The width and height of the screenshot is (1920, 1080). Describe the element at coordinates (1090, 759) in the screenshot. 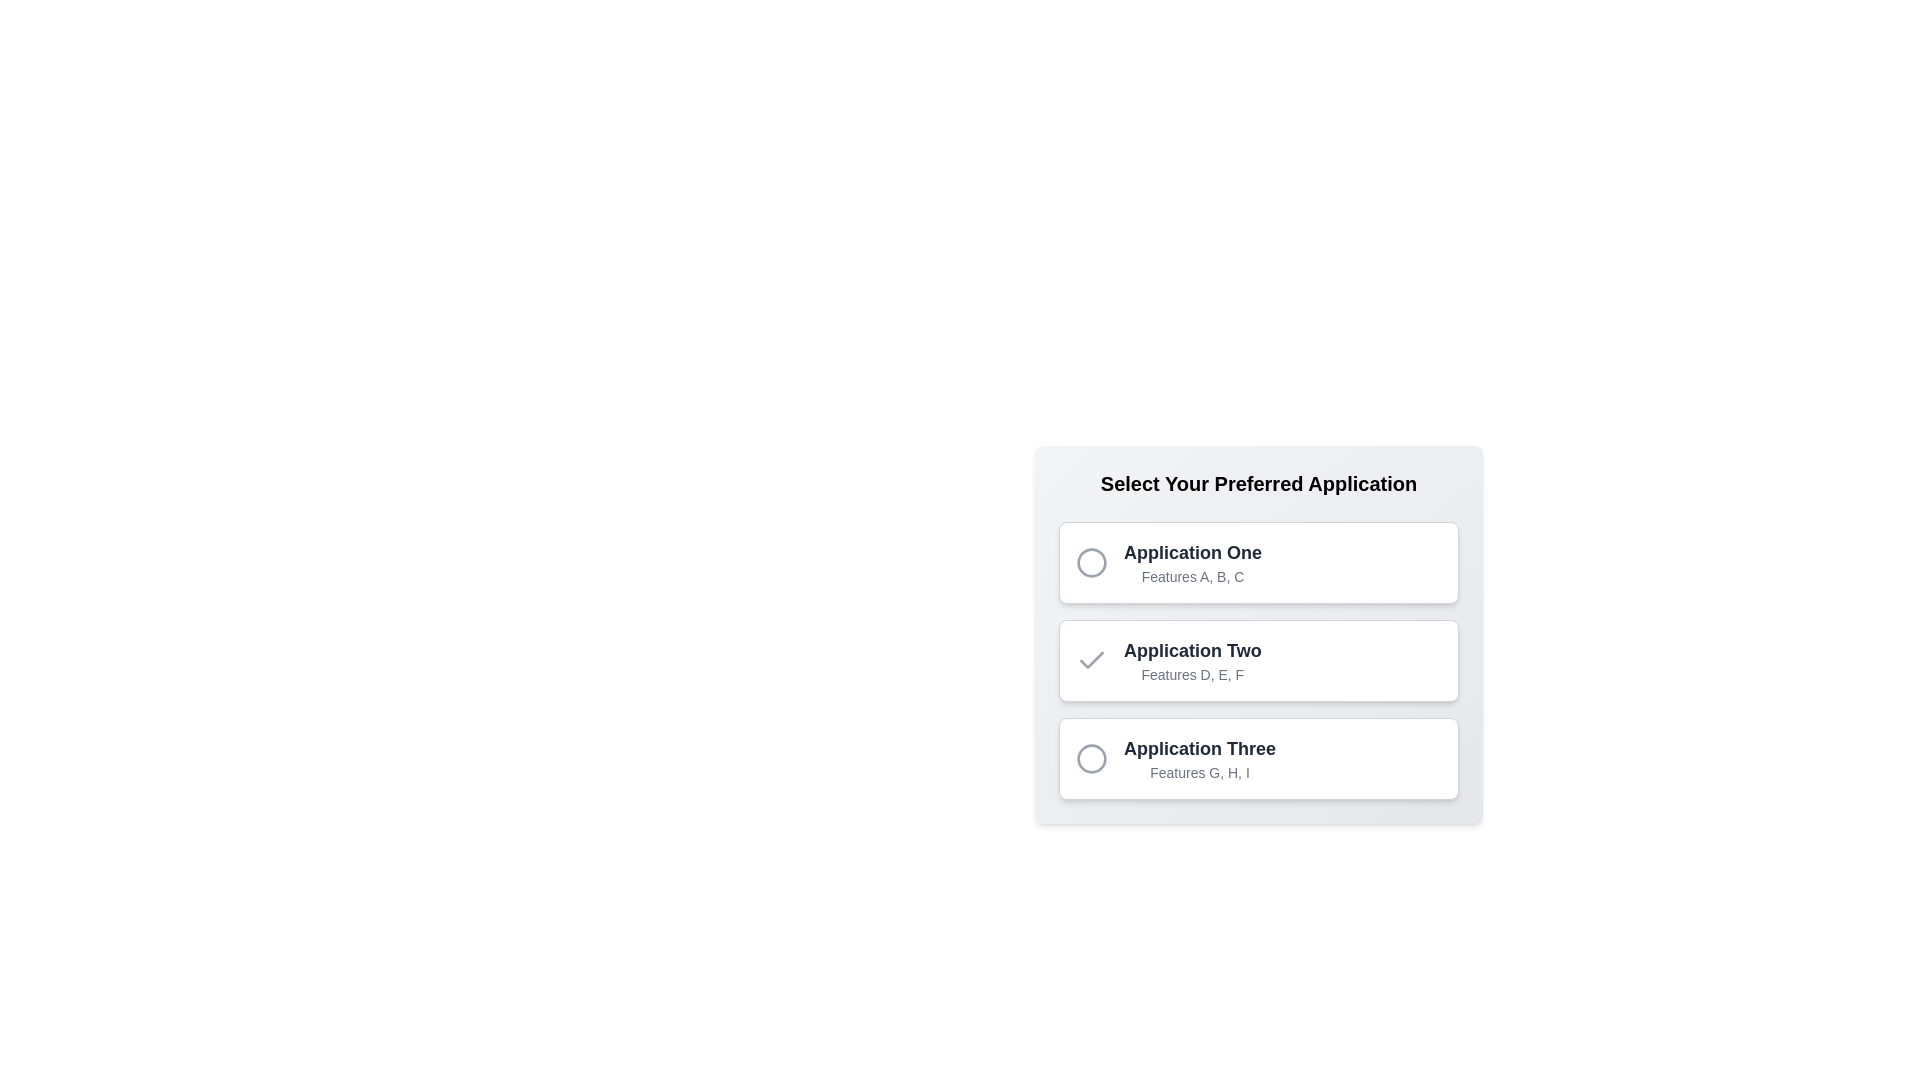

I see `the circular indicator icon styled as an outlined circle with a gray outline, located to the left of 'Application Three' in the options list` at that location.